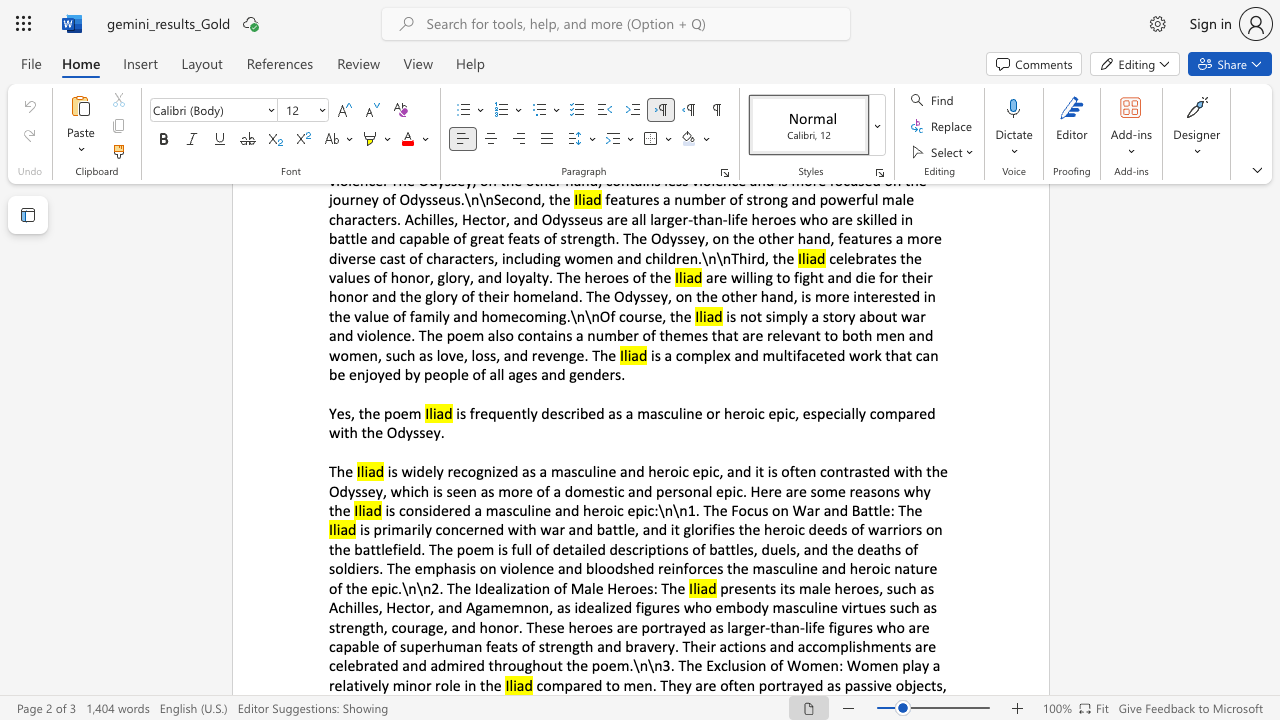 This screenshot has height=720, width=1280. What do you see at coordinates (504, 626) in the screenshot?
I see `the subset text "or. These heroes are portrayed as larger-than-life figures who are capable of superhuman feats of" within the text "presents its male heroes, such as Achilles, Hector, and Agamemnon, as idealized figures who embody masculine virtues such as strength, courage, and honor. These heroes are portrayed as larger-than-life figures who are capable of superhuman feats of strength and bravery. Their actions and accomplishments are celebrated and admired throughout the poem.\n\n3. The Exclusion of Women: Women play a relatively minor role in the"` at bounding box center [504, 626].